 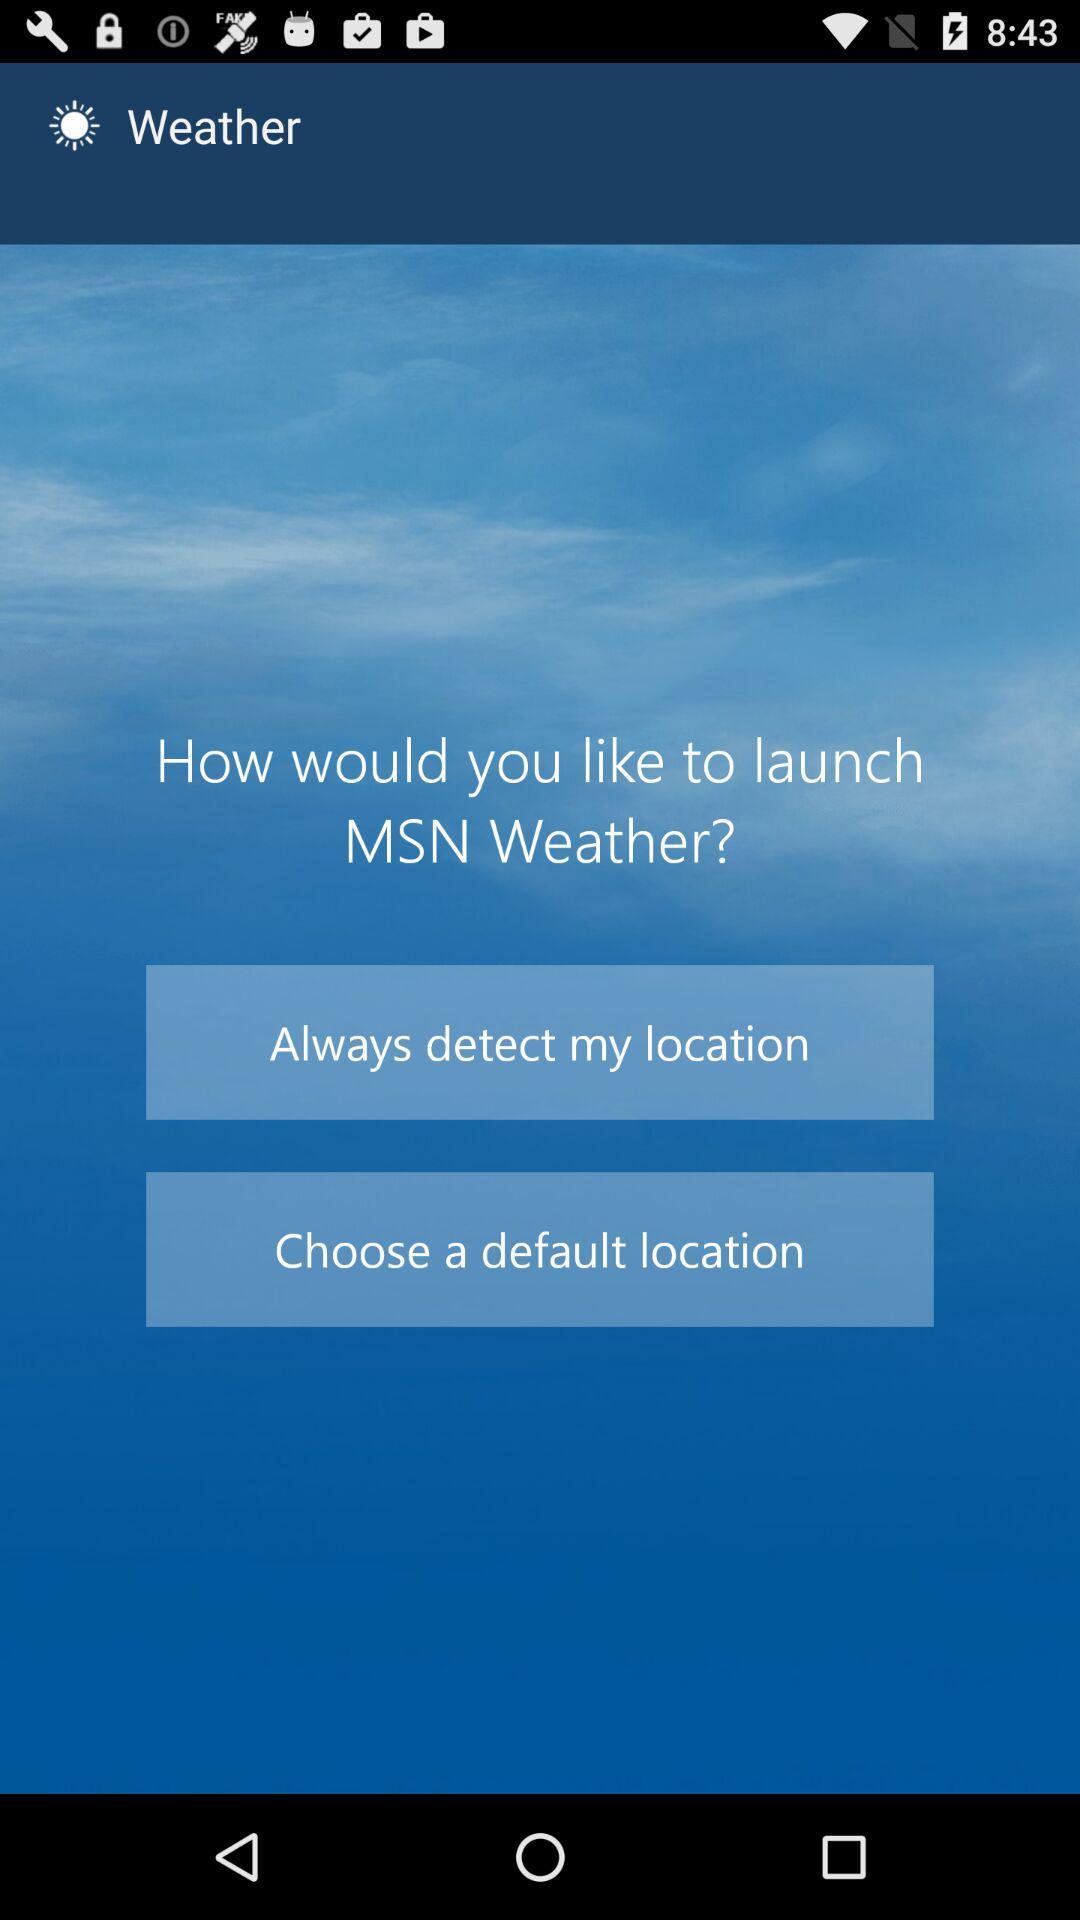 What do you see at coordinates (540, 1248) in the screenshot?
I see `the icon below always detect my icon` at bounding box center [540, 1248].